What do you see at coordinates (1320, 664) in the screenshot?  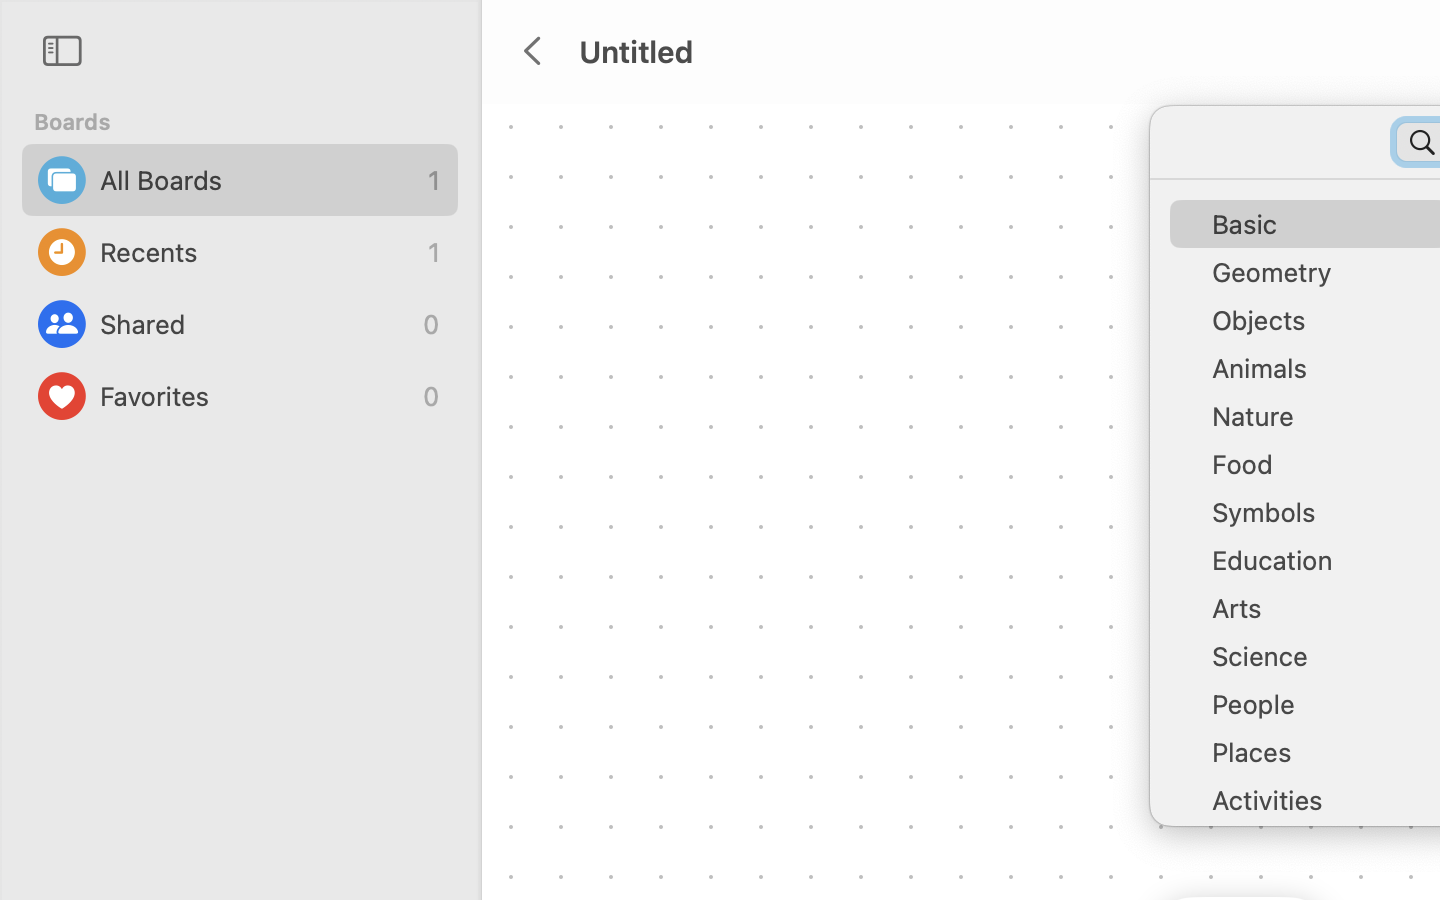 I see `'Science'` at bounding box center [1320, 664].